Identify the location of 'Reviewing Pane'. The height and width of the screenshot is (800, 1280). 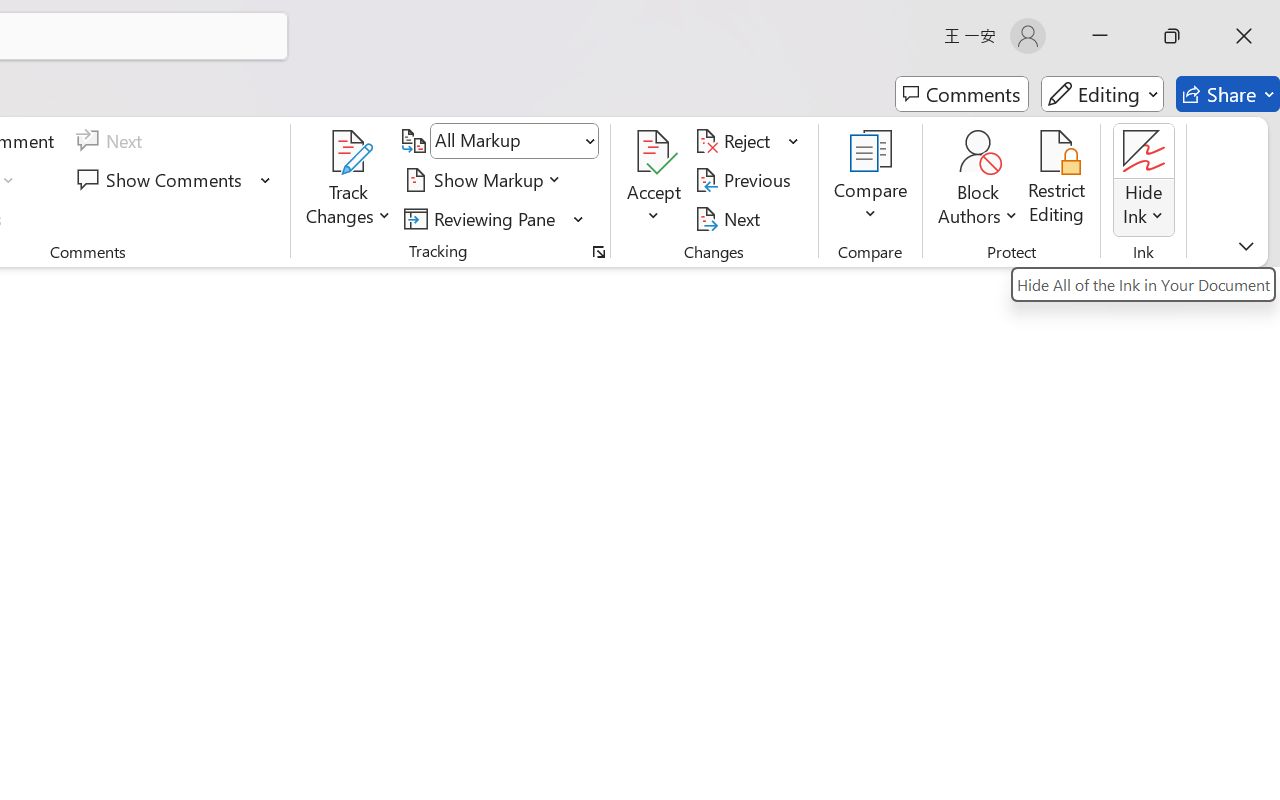
(494, 218).